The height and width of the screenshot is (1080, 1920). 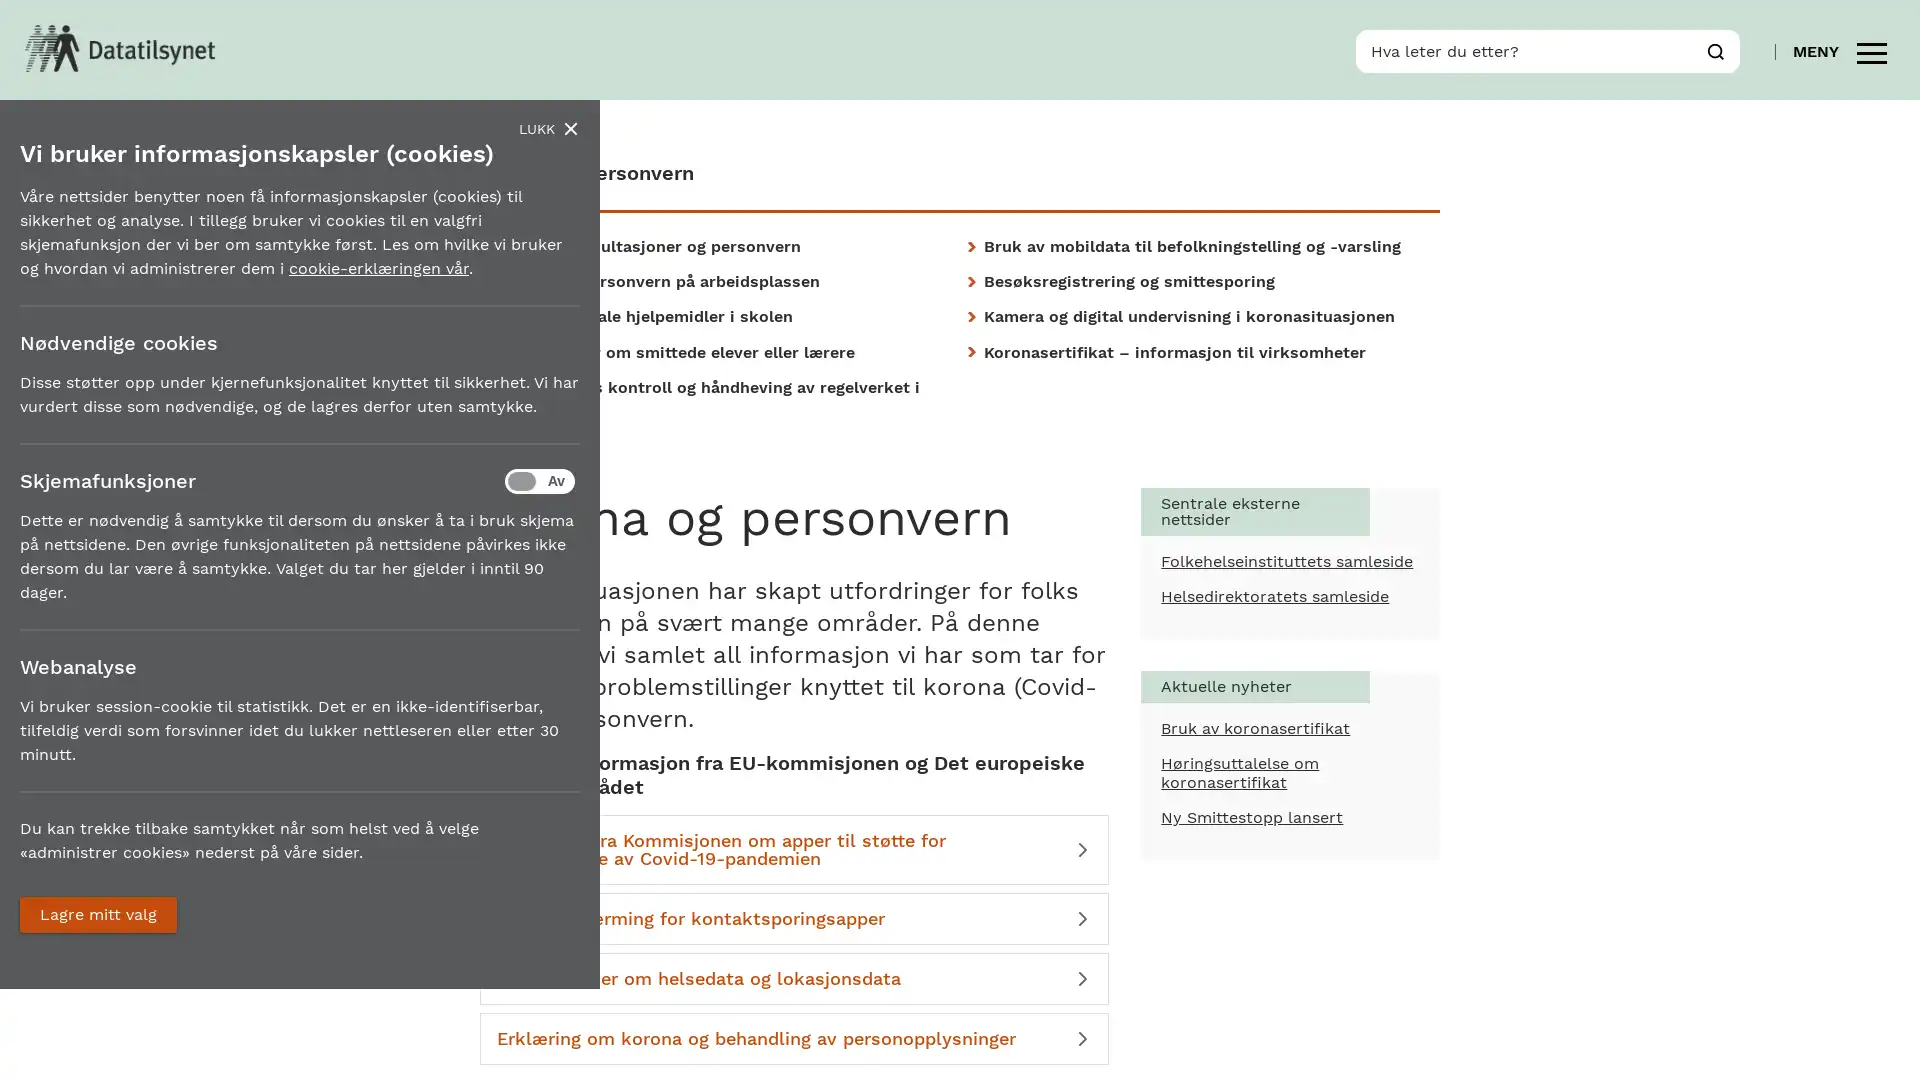 What do you see at coordinates (97, 914) in the screenshot?
I see `Lagre mitt valg` at bounding box center [97, 914].